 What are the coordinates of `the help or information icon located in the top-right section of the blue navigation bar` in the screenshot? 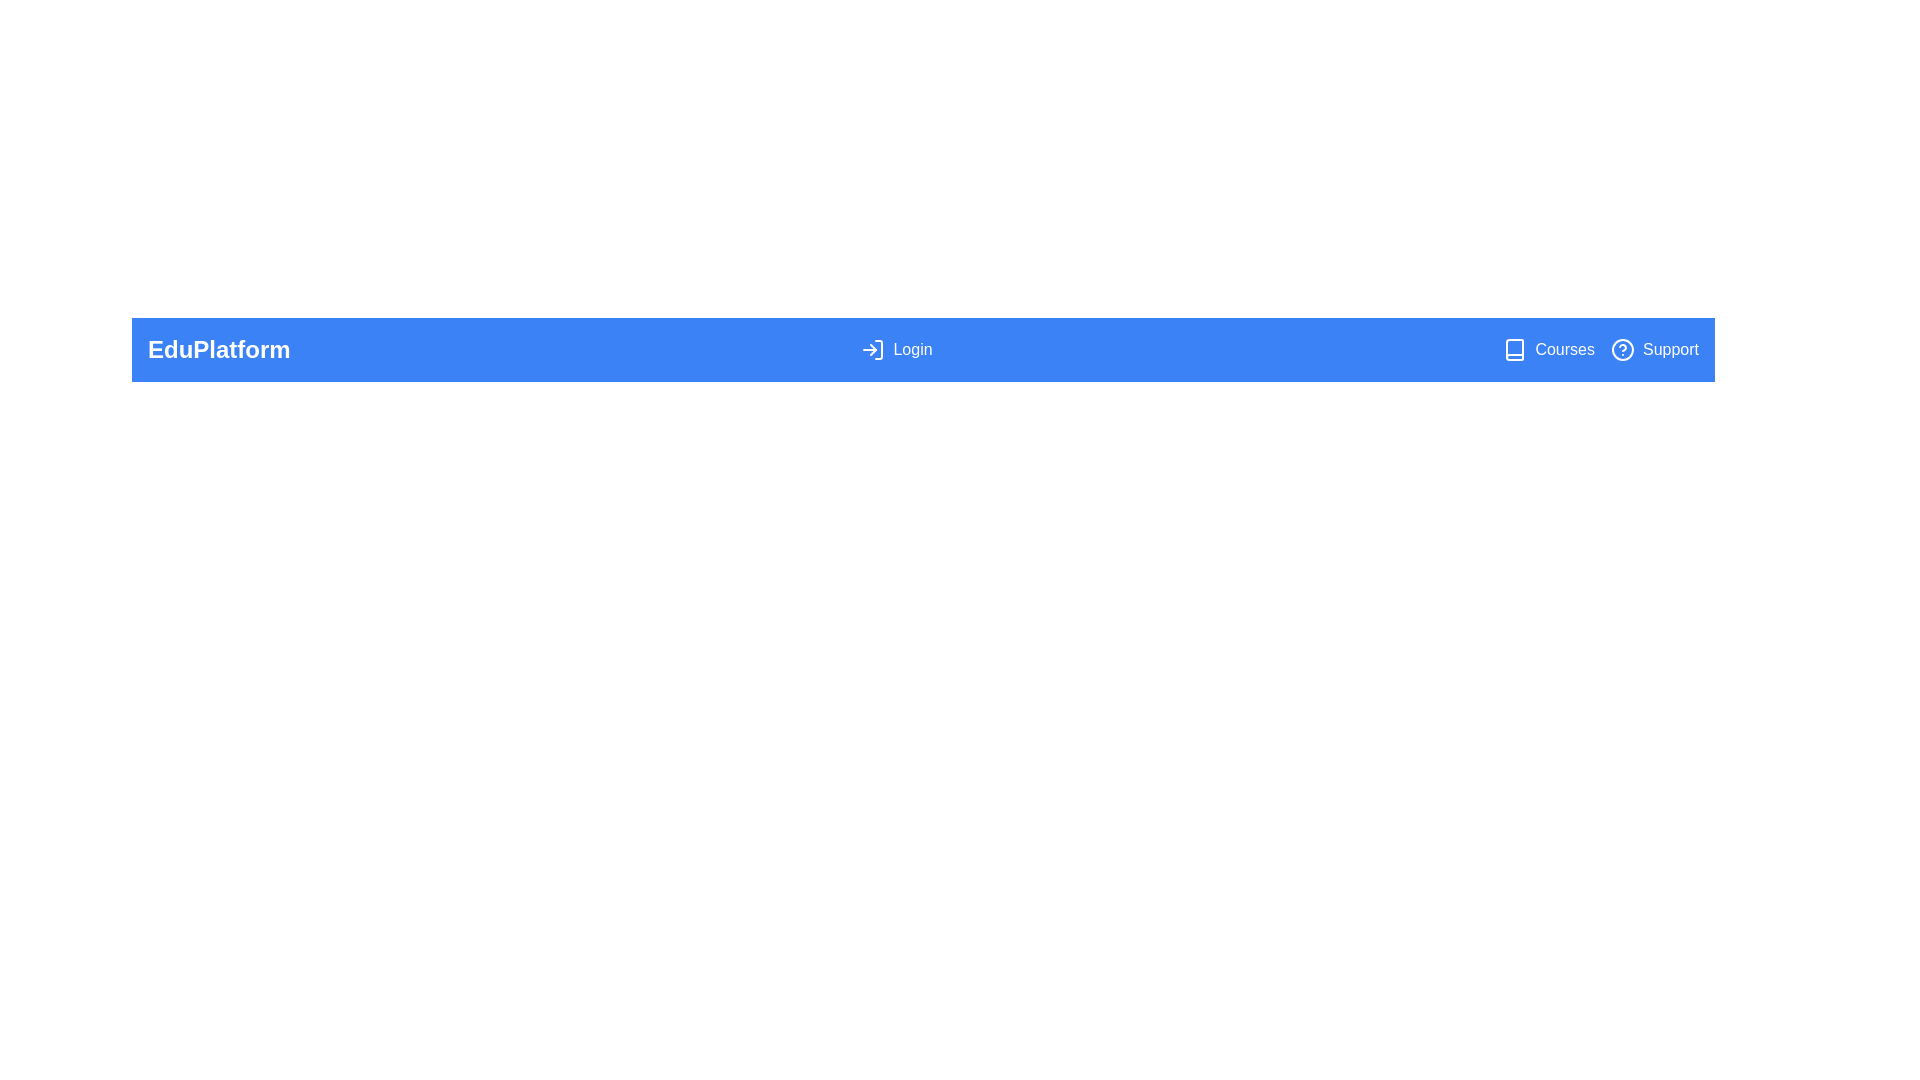 It's located at (1622, 349).